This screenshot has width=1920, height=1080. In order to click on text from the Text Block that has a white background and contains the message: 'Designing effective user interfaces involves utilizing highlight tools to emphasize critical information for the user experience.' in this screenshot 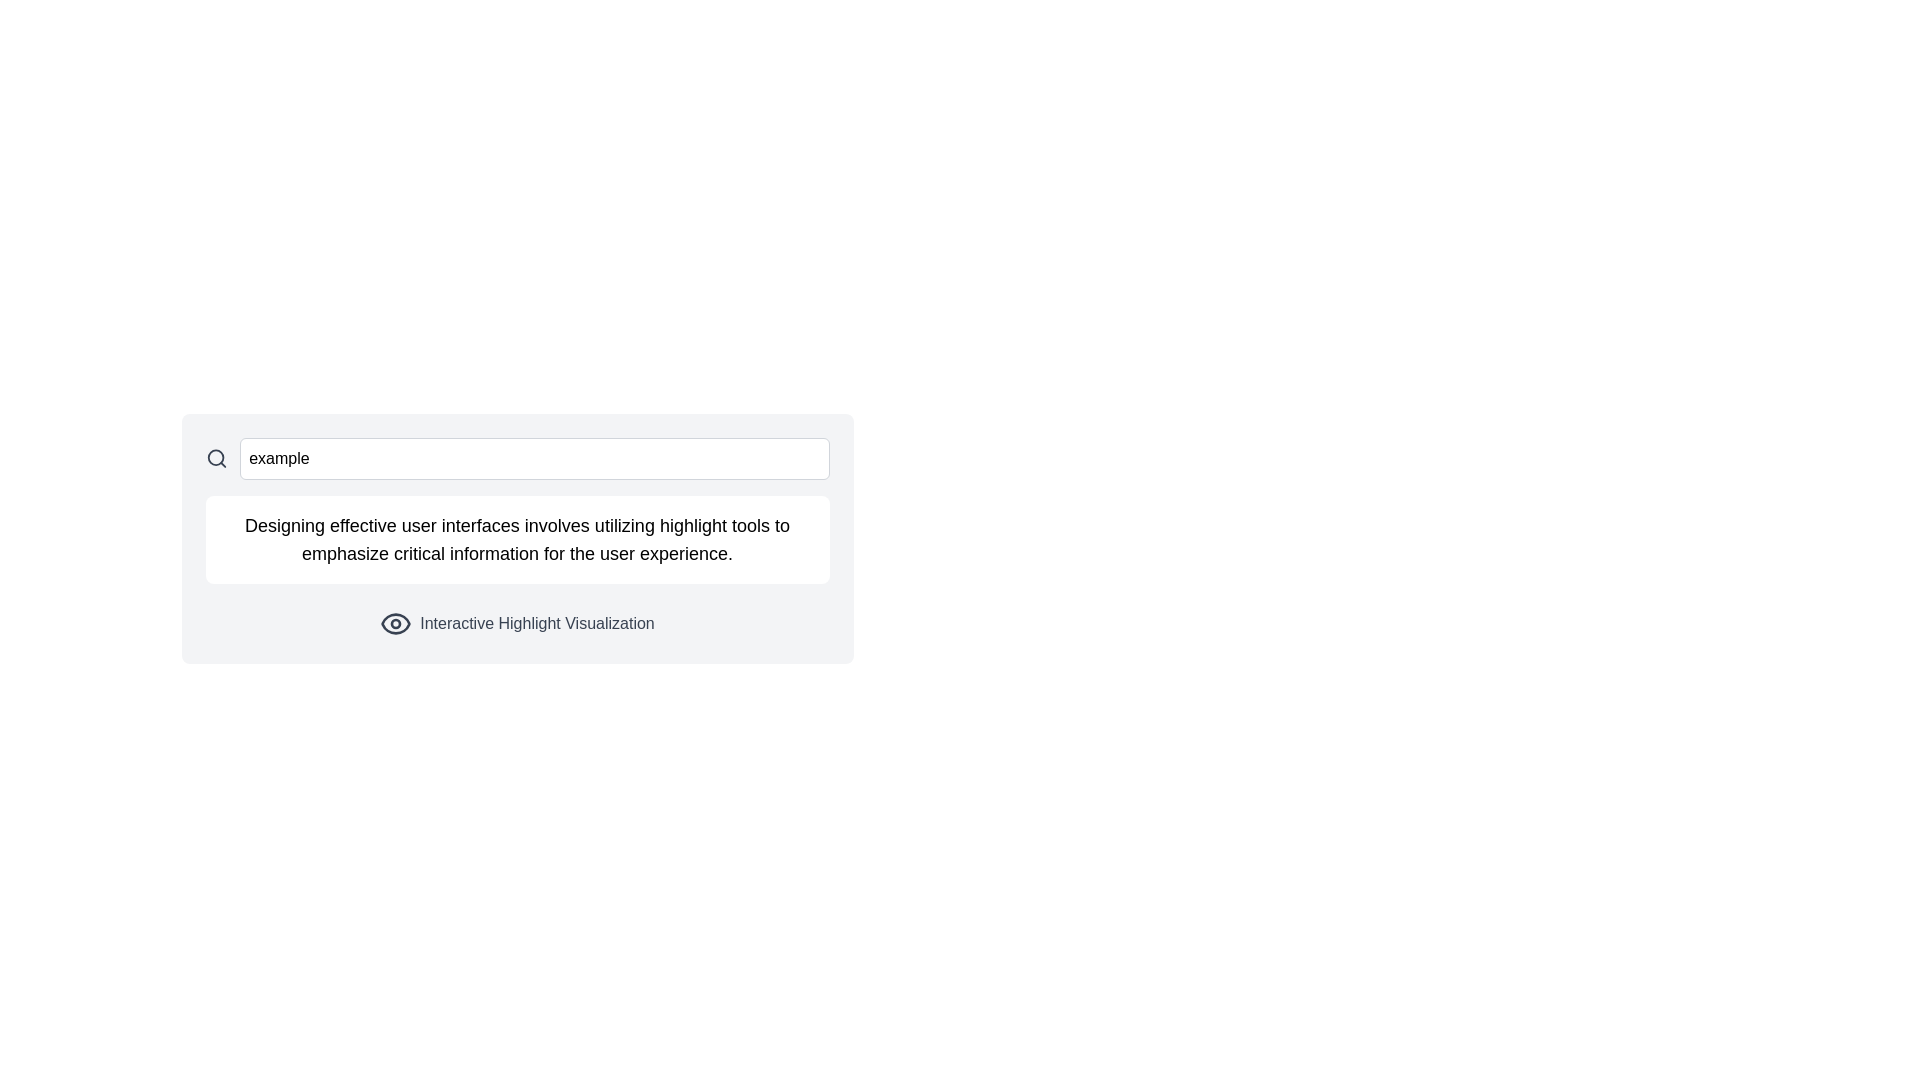, I will do `click(517, 540)`.